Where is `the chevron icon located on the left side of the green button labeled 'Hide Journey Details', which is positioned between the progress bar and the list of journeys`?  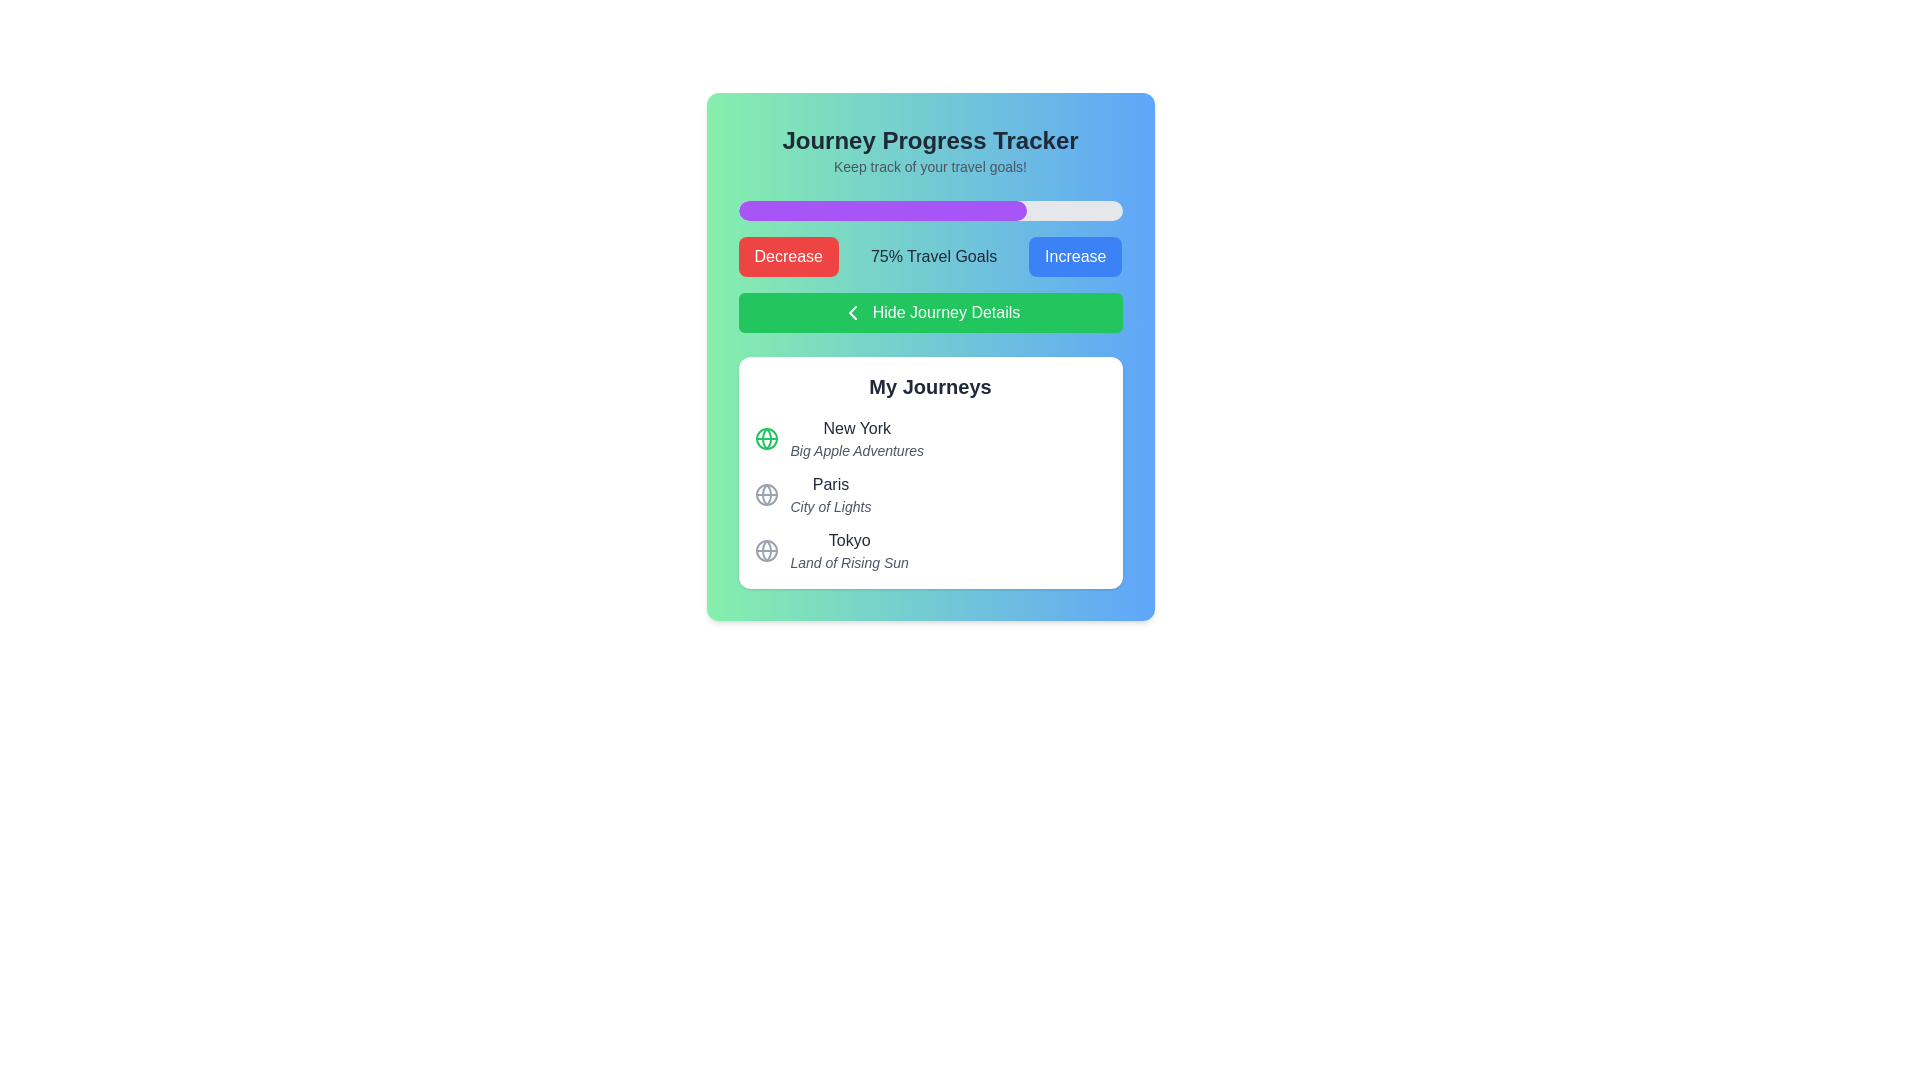 the chevron icon located on the left side of the green button labeled 'Hide Journey Details', which is positioned between the progress bar and the list of journeys is located at coordinates (852, 312).